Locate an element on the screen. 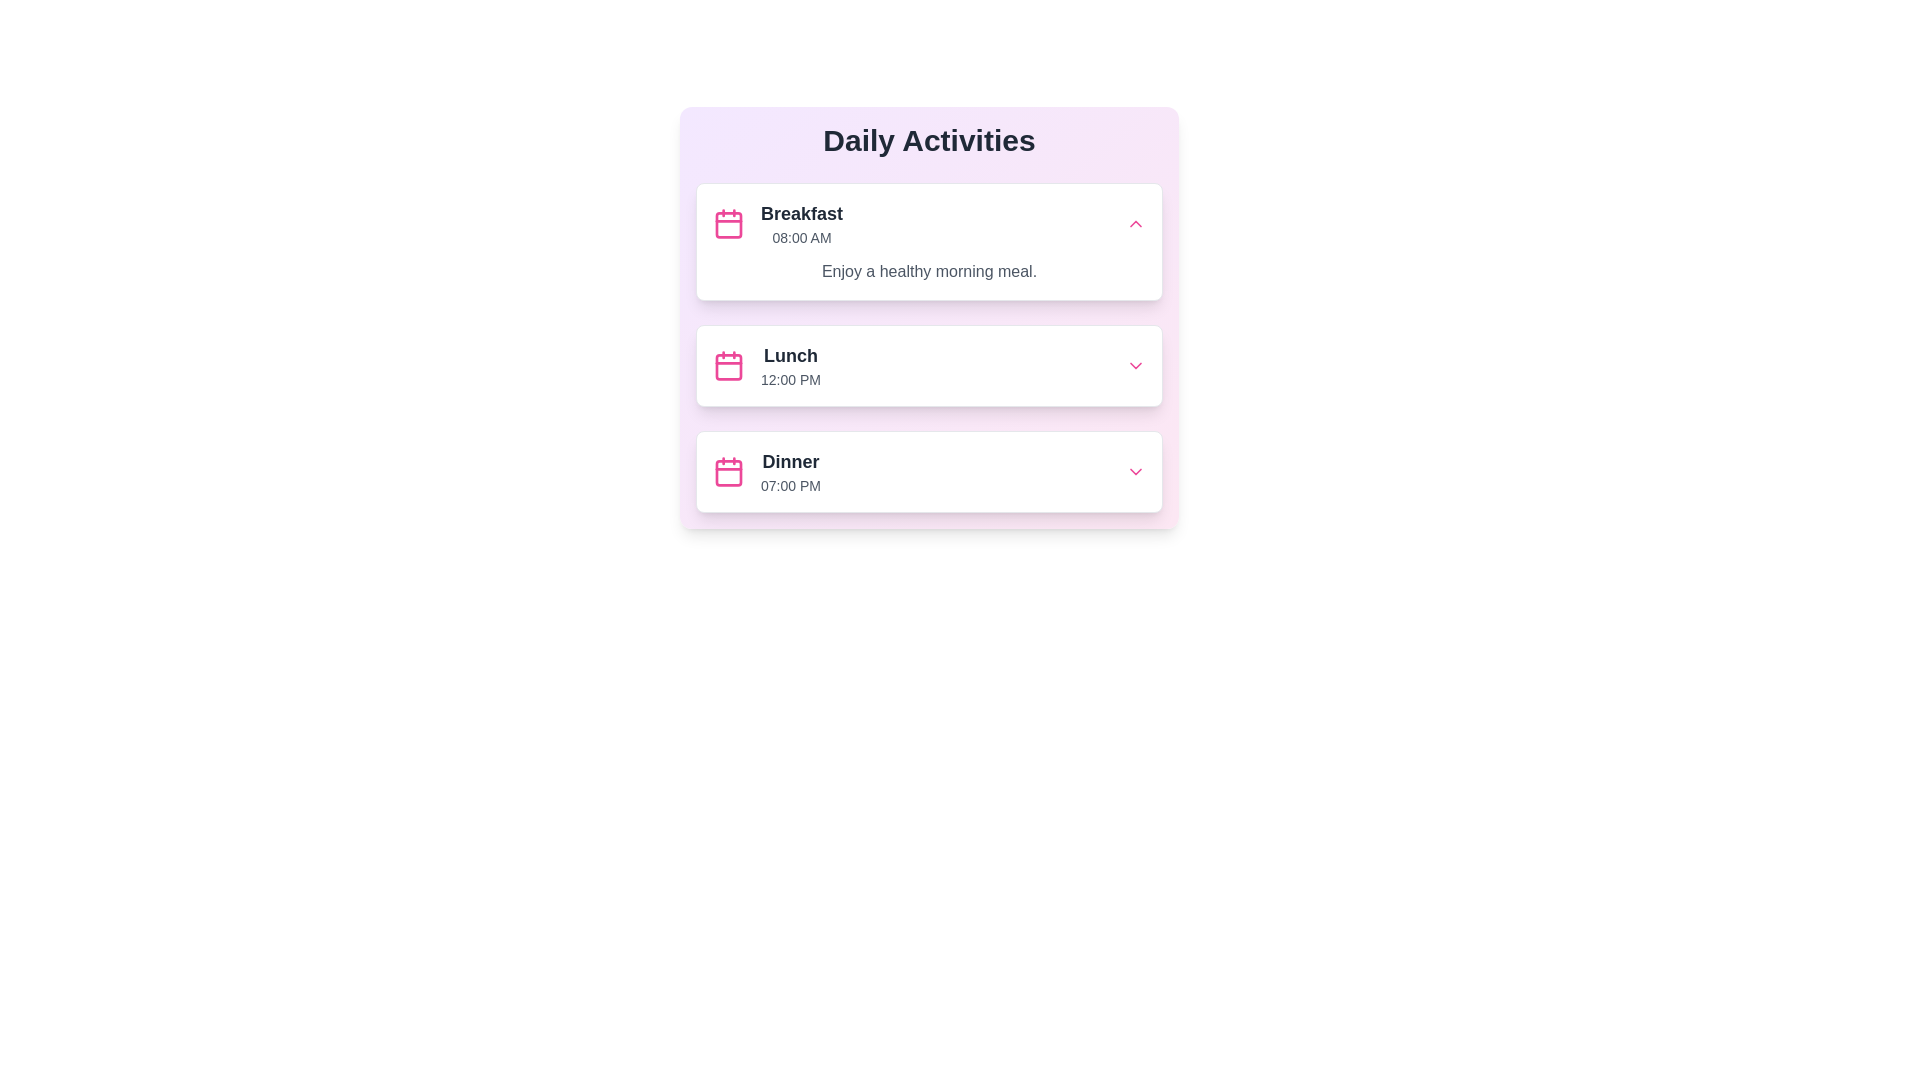  text content from the text block located in the bottom card of the 'Daily Activities' section, centrally positioned in the white area, aligned to the left, and to the right of a pink calendar icon is located at coordinates (790, 471).